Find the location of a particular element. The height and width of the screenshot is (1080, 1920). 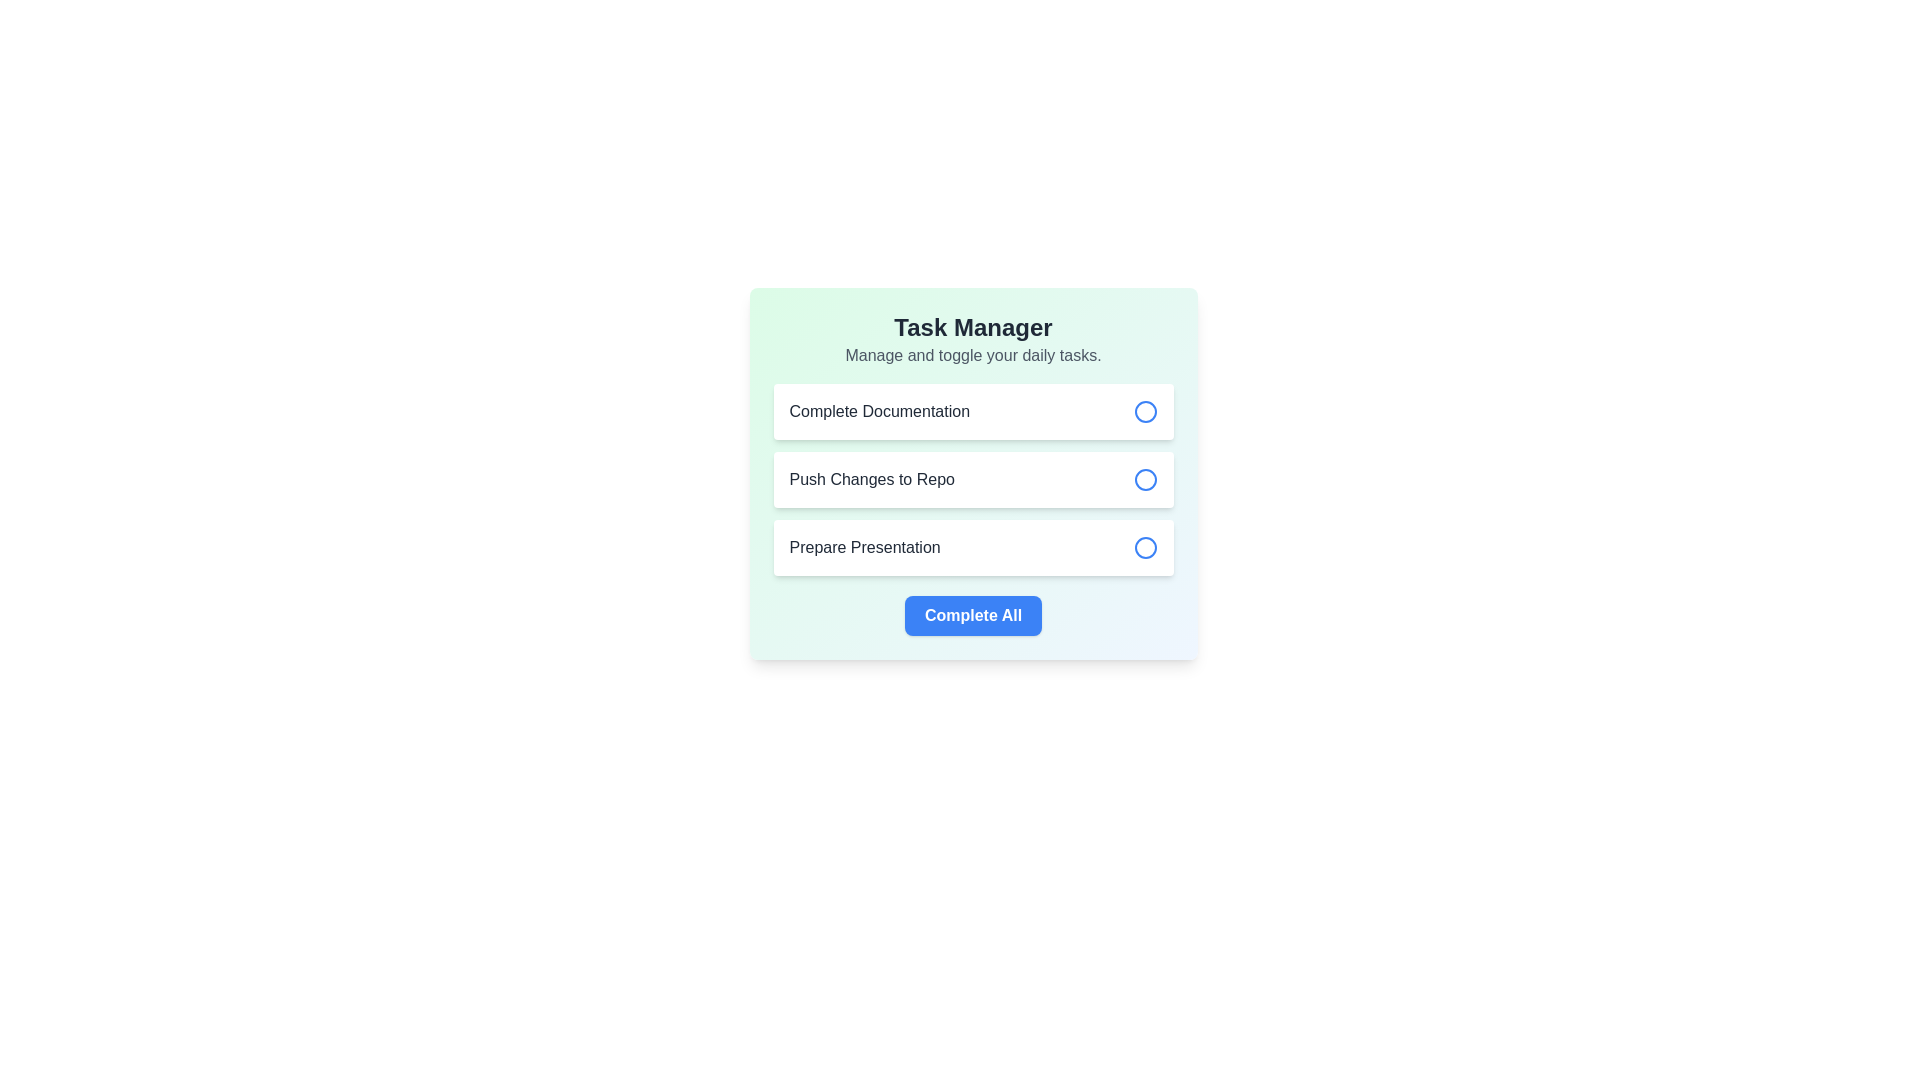

the Graphical Indicator (Circle) located in the rightmost corner of the 'Prepare Presentation' task item in the 'Task Manager' section is located at coordinates (1145, 547).